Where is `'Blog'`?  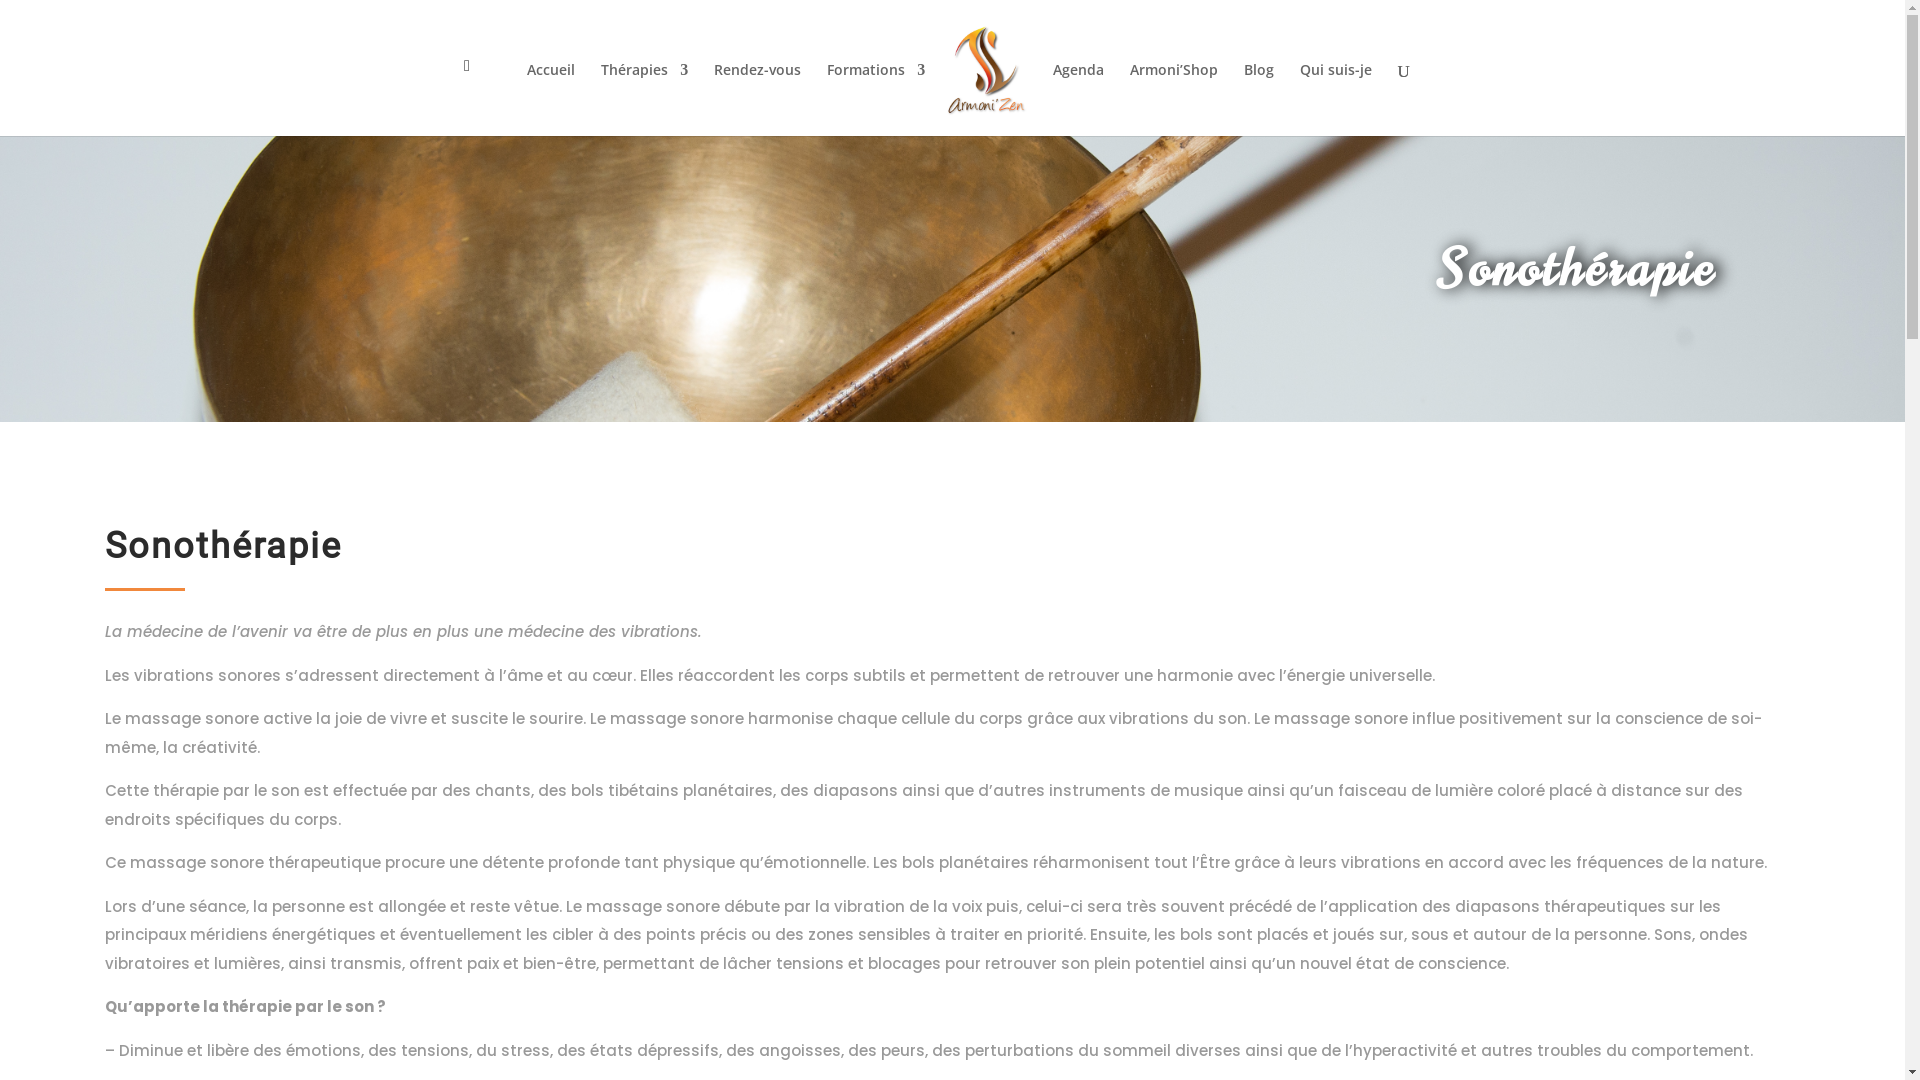 'Blog' is located at coordinates (1257, 99).